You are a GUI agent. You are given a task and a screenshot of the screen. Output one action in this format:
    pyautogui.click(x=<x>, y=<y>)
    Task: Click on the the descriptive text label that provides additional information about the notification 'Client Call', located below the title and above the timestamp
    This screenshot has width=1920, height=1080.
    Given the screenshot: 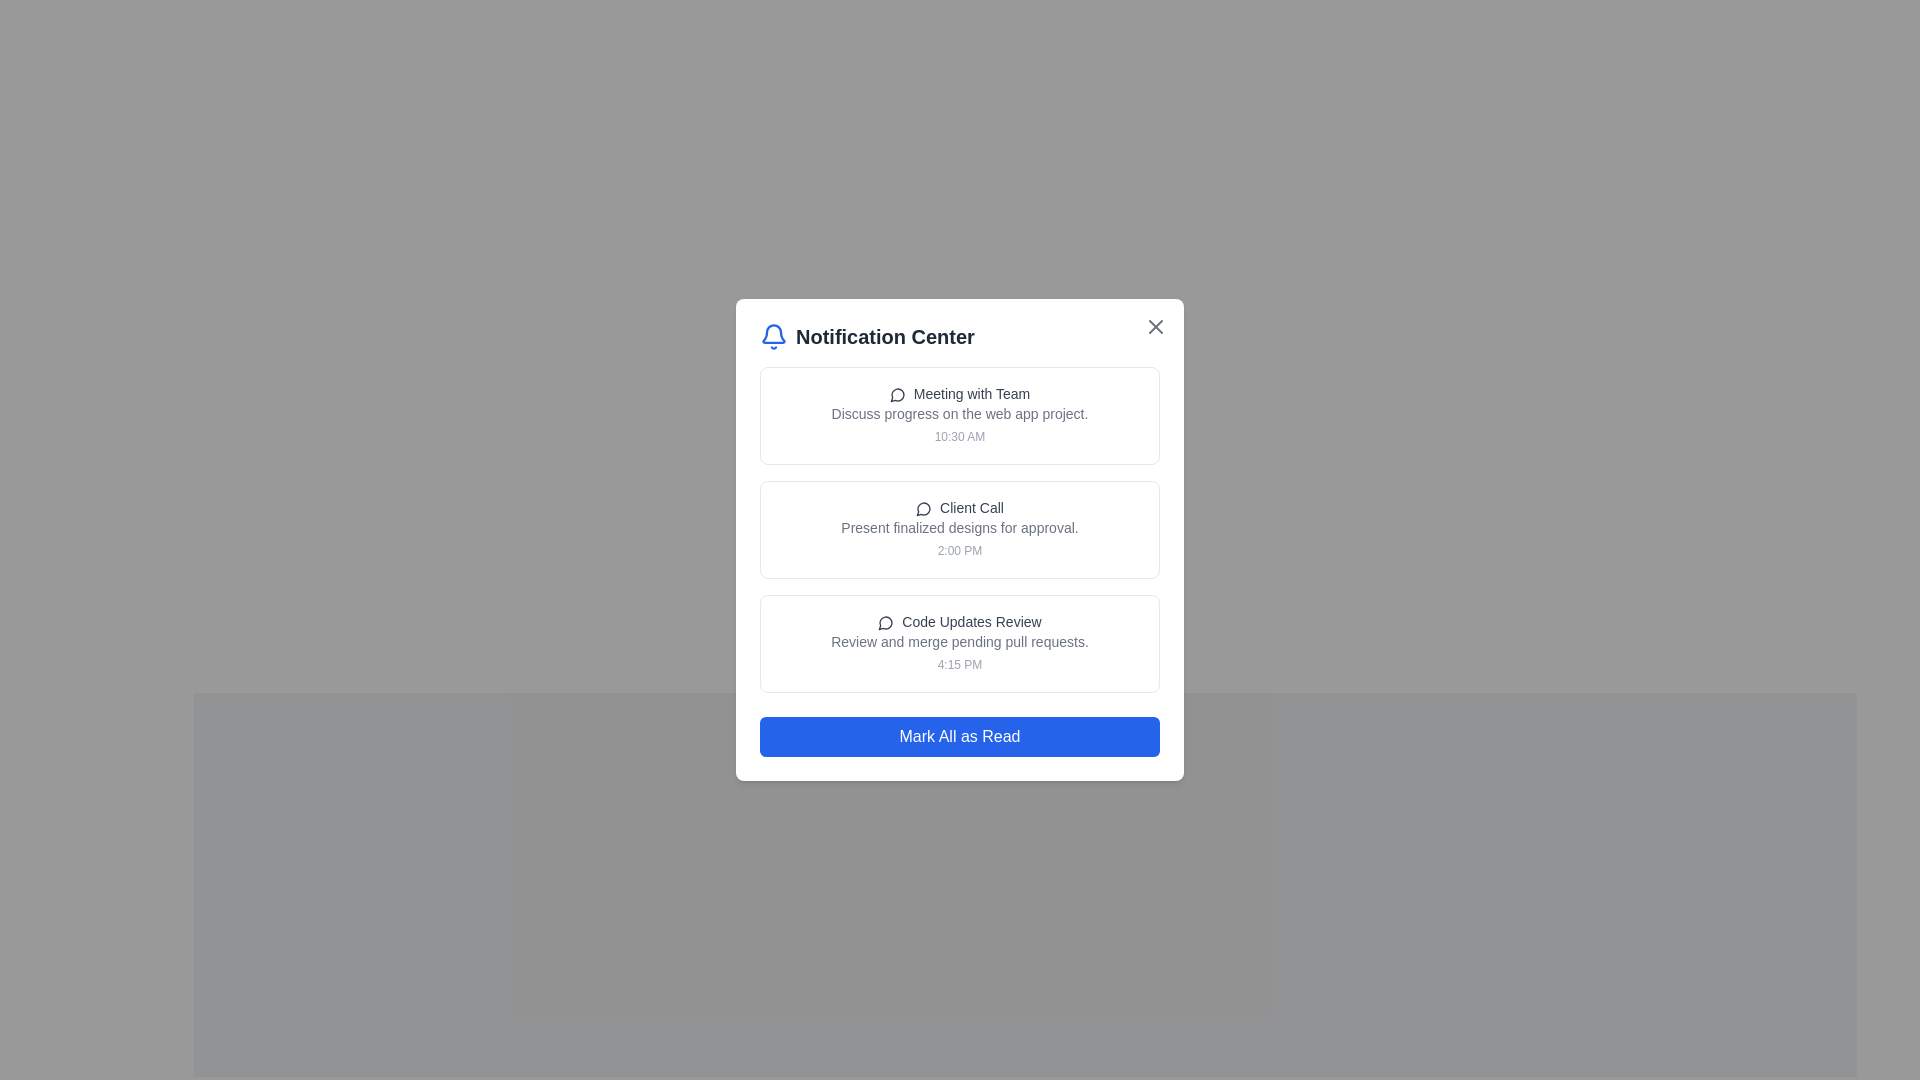 What is the action you would take?
    pyautogui.click(x=960, y=527)
    